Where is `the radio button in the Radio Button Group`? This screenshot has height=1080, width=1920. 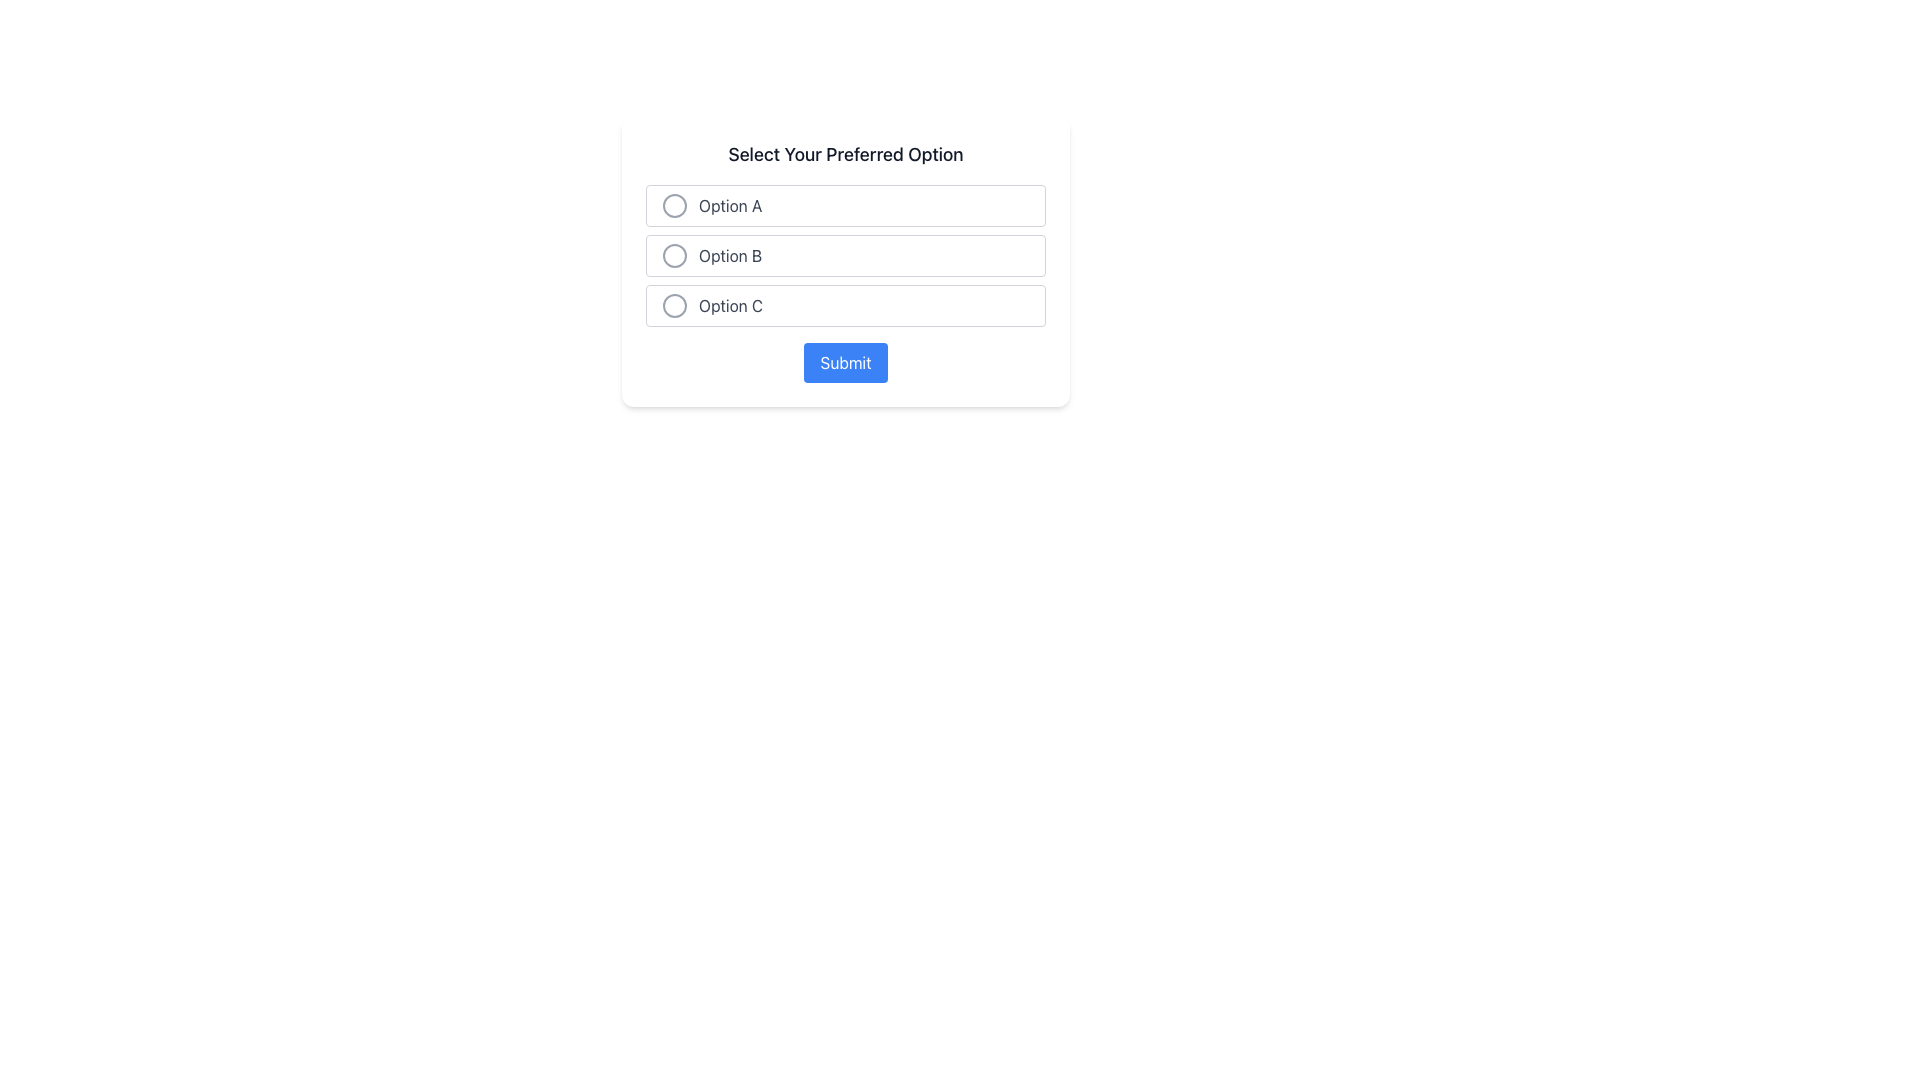
the radio button in the Radio Button Group is located at coordinates (845, 261).